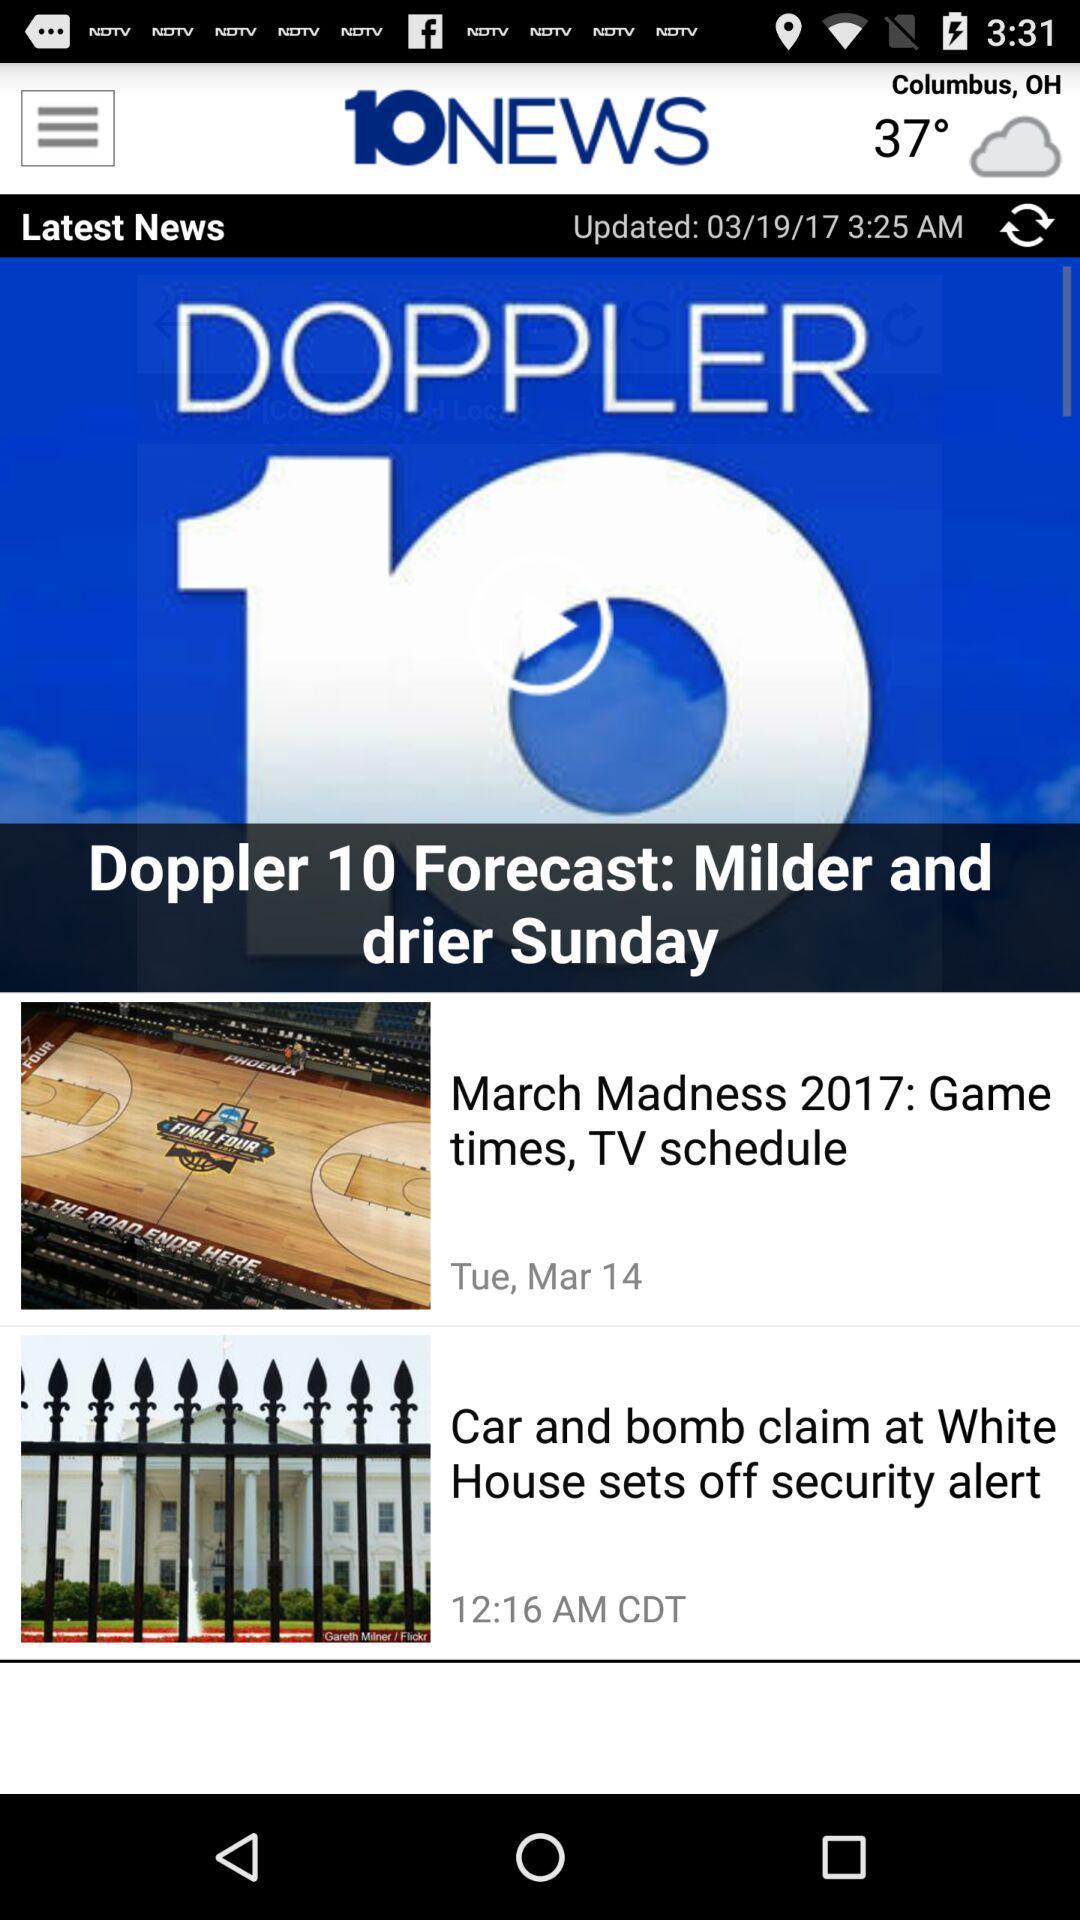  What do you see at coordinates (66, 127) in the screenshot?
I see `menu list` at bounding box center [66, 127].